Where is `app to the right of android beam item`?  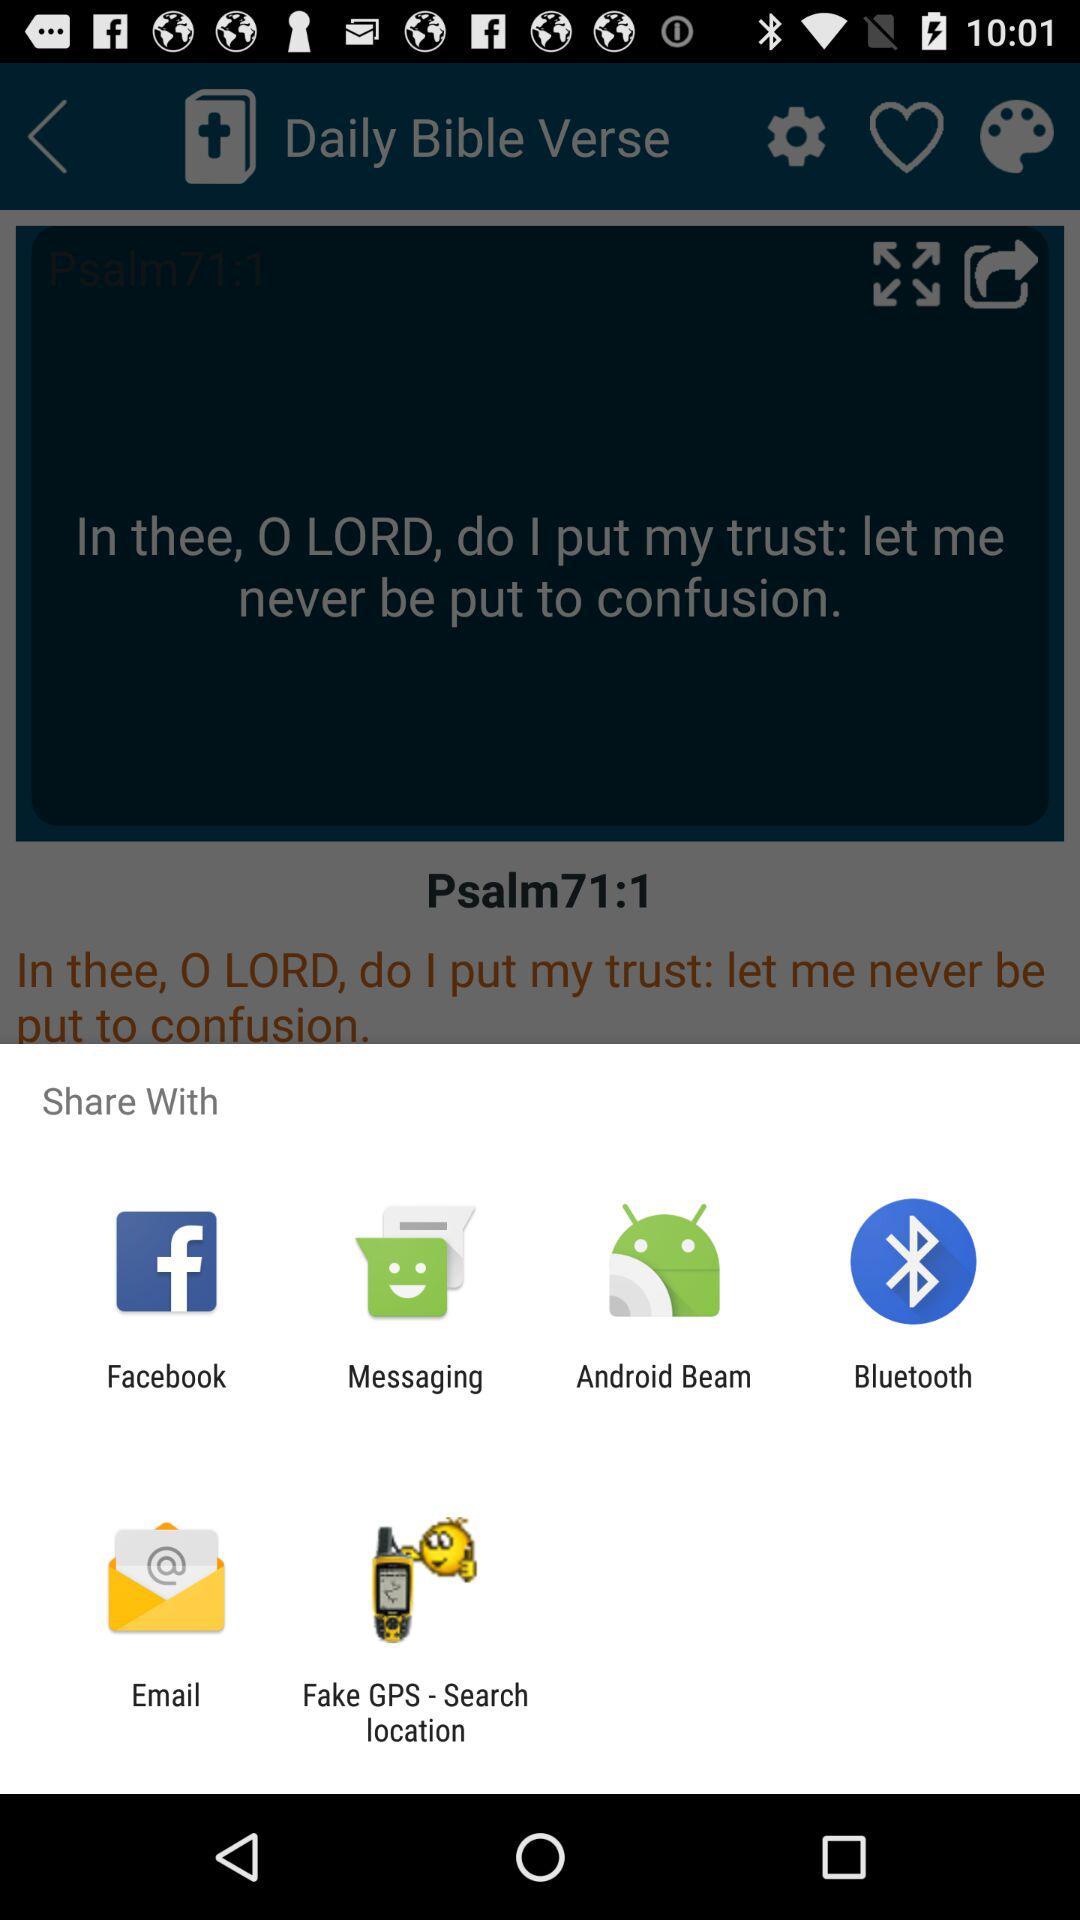 app to the right of android beam item is located at coordinates (913, 1392).